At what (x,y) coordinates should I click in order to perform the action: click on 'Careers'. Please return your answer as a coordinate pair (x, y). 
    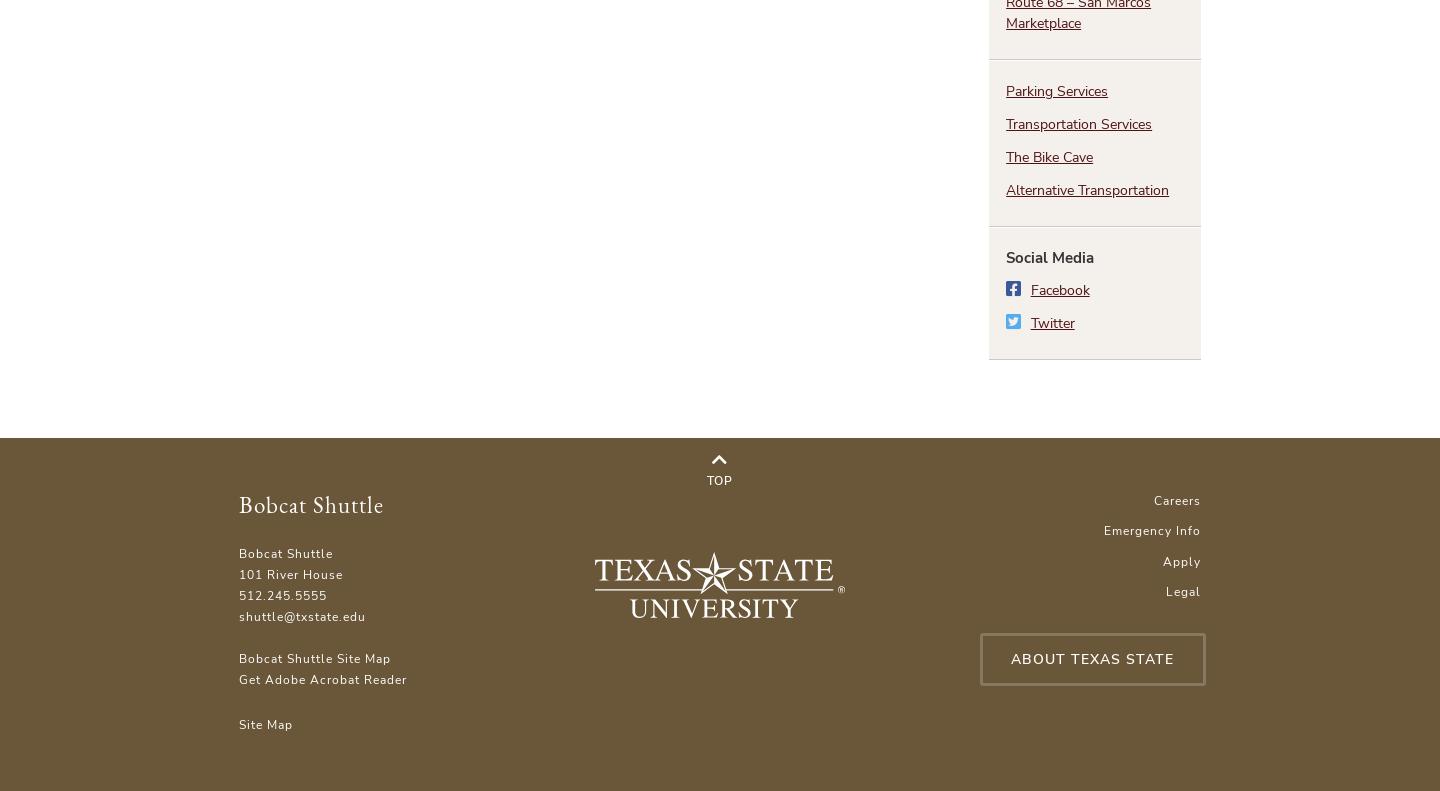
    Looking at the image, I should click on (1176, 498).